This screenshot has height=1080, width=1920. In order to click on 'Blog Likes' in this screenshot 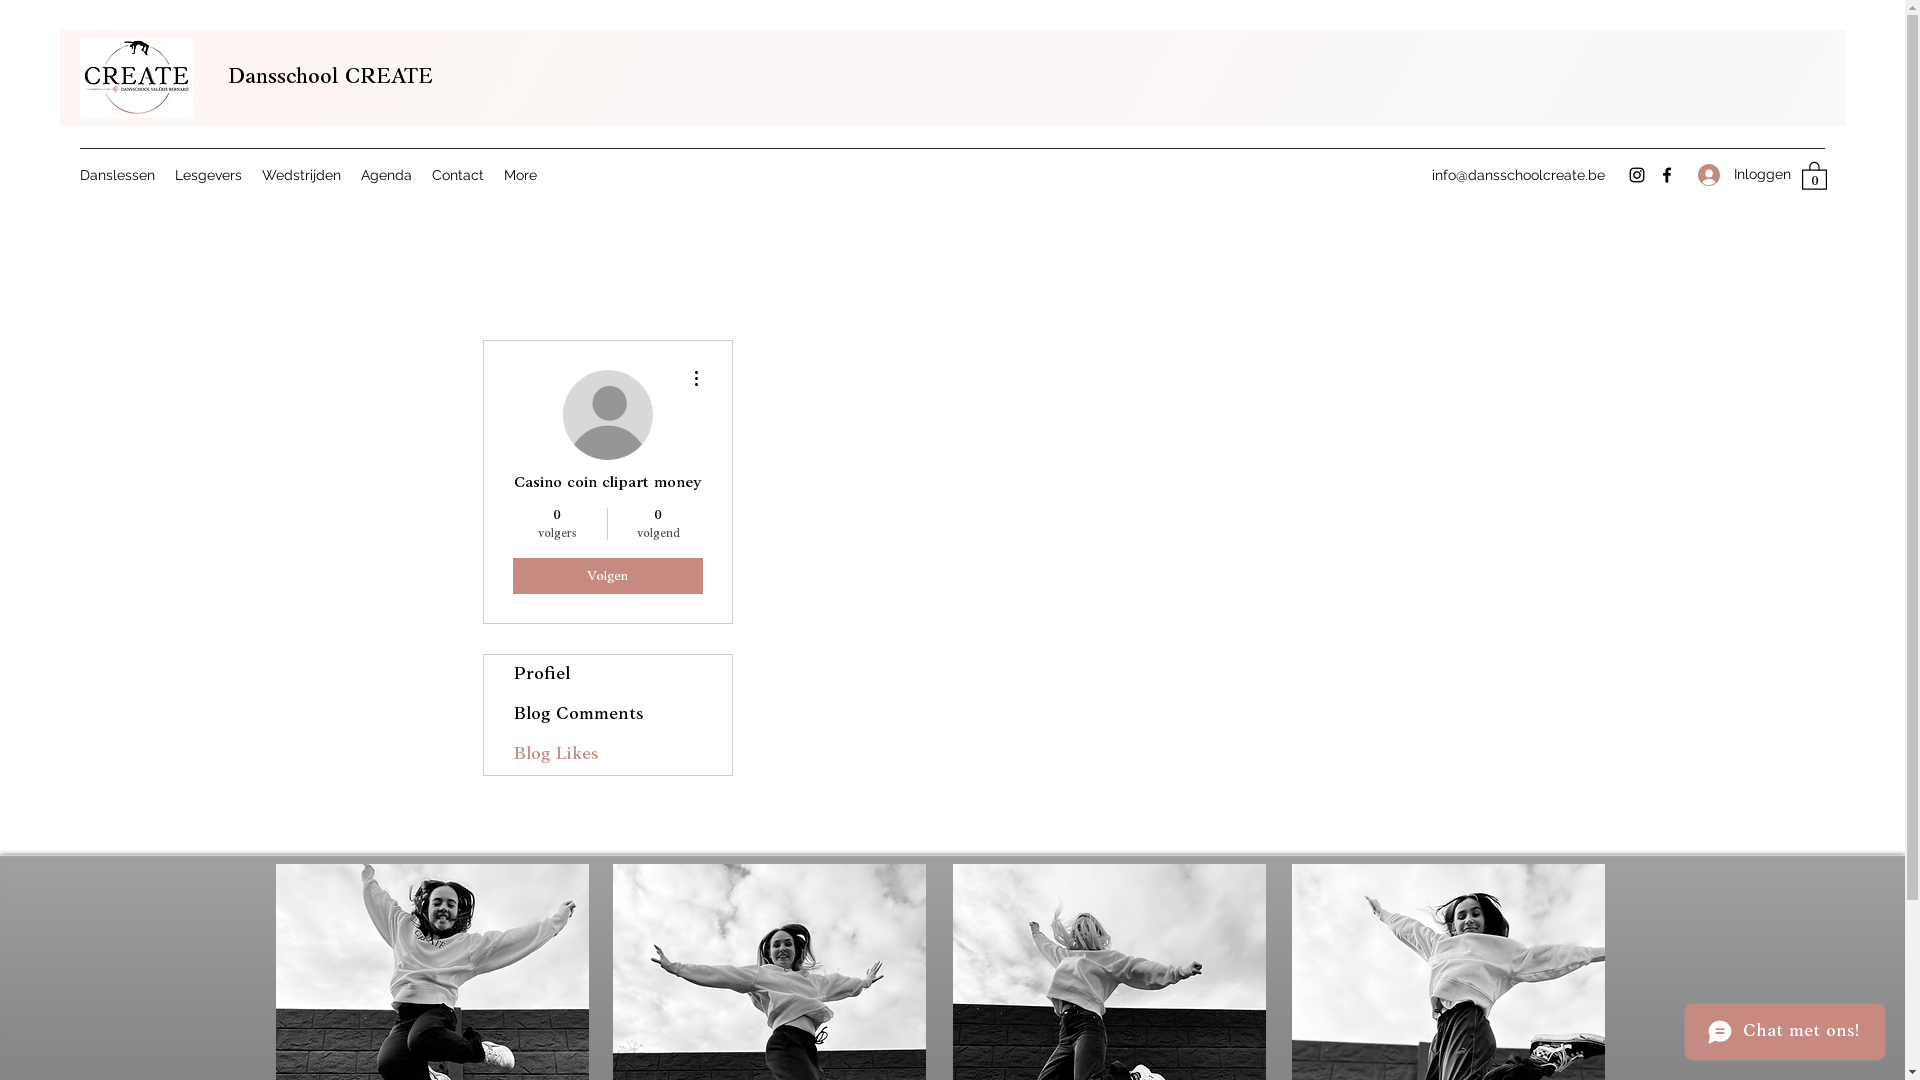, I will do `click(607, 755)`.